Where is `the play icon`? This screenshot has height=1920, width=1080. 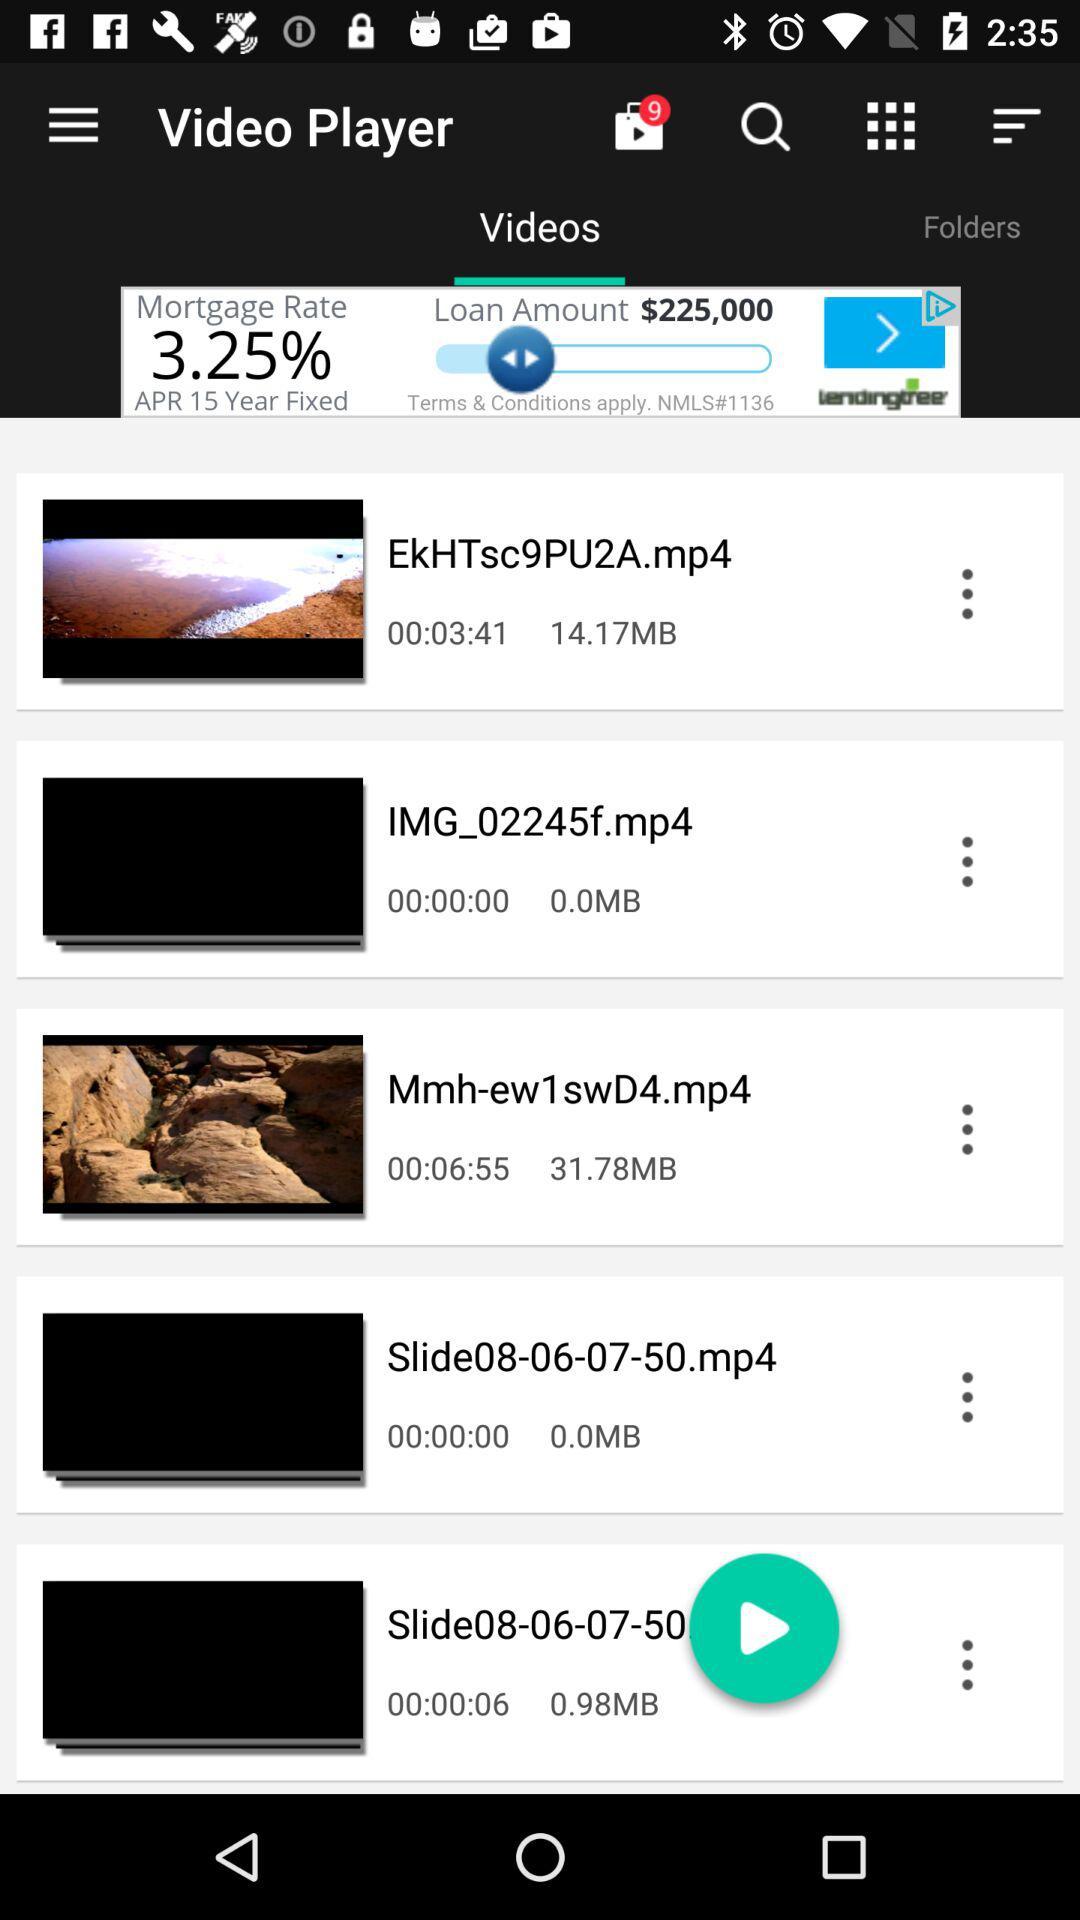 the play icon is located at coordinates (764, 1628).